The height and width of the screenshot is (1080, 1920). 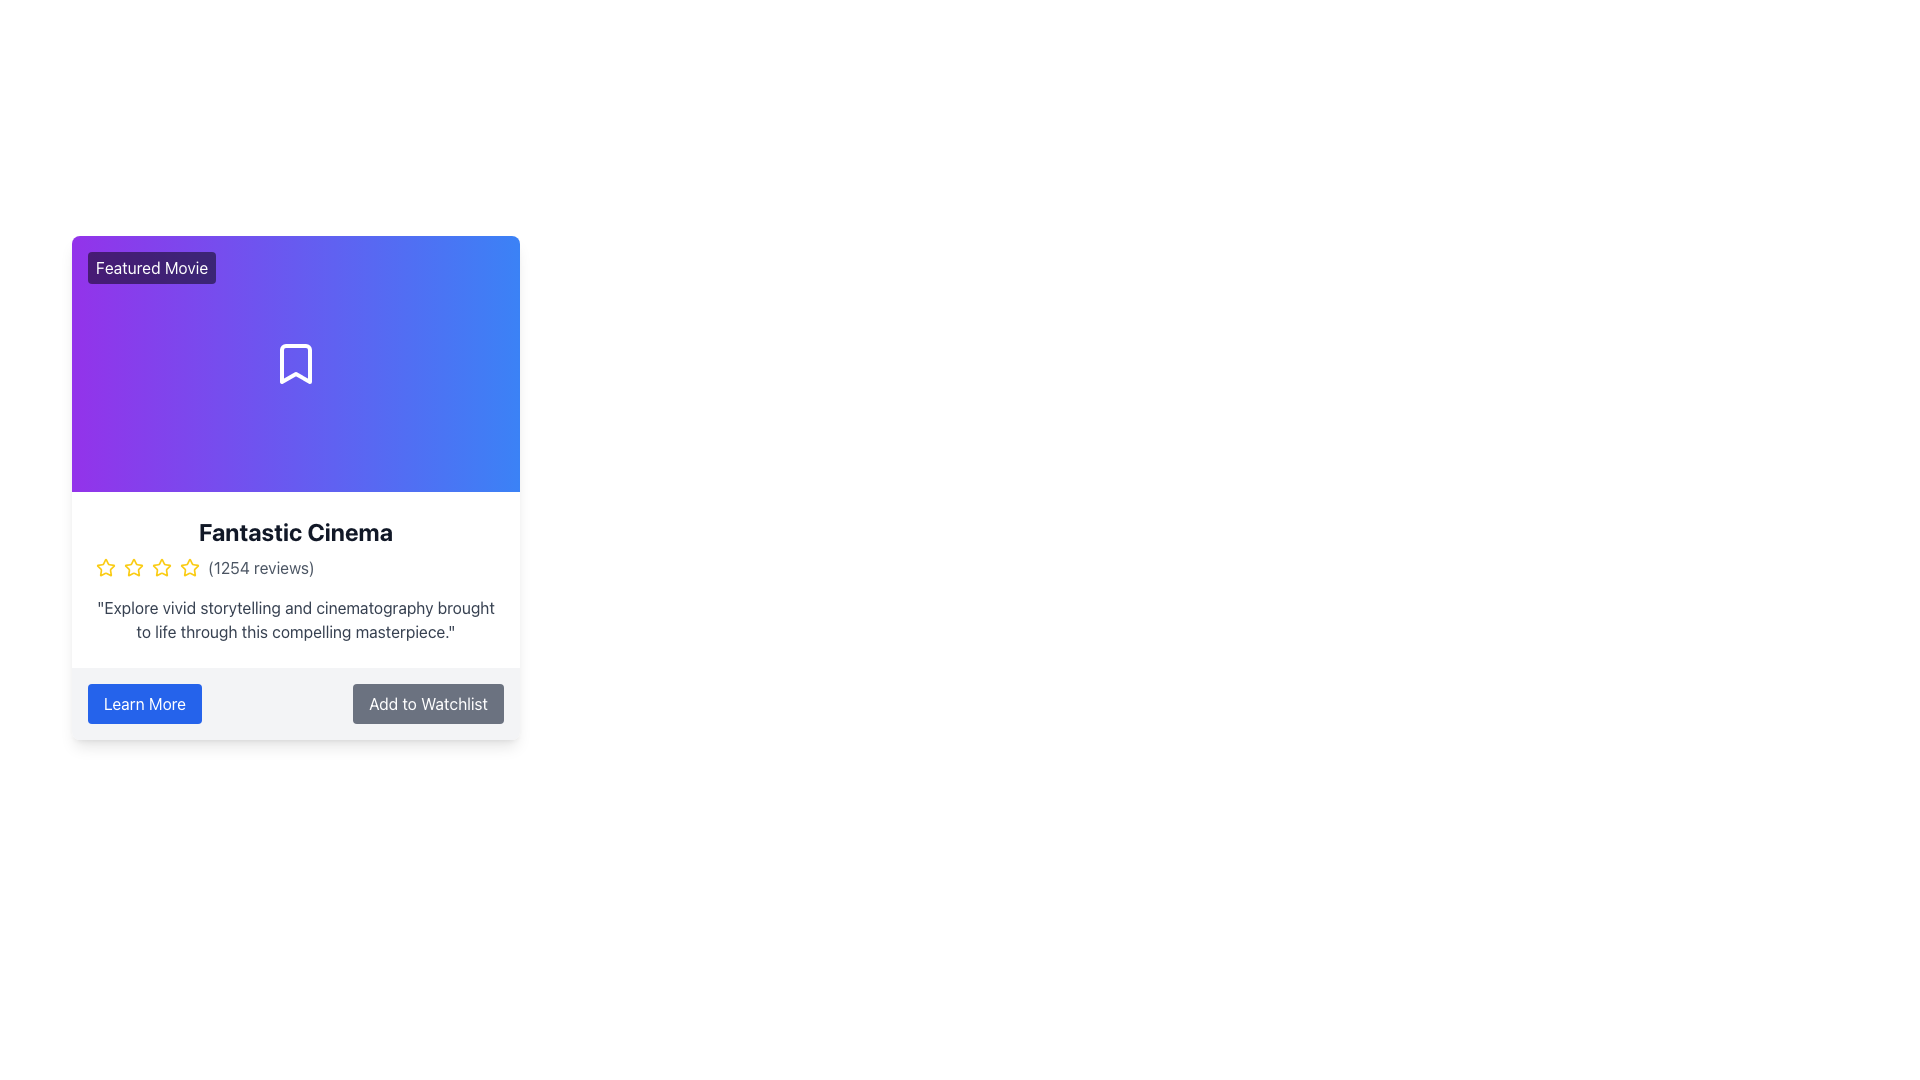 What do you see at coordinates (133, 567) in the screenshot?
I see `the third star icon in the rating system to provide a rating for the review` at bounding box center [133, 567].